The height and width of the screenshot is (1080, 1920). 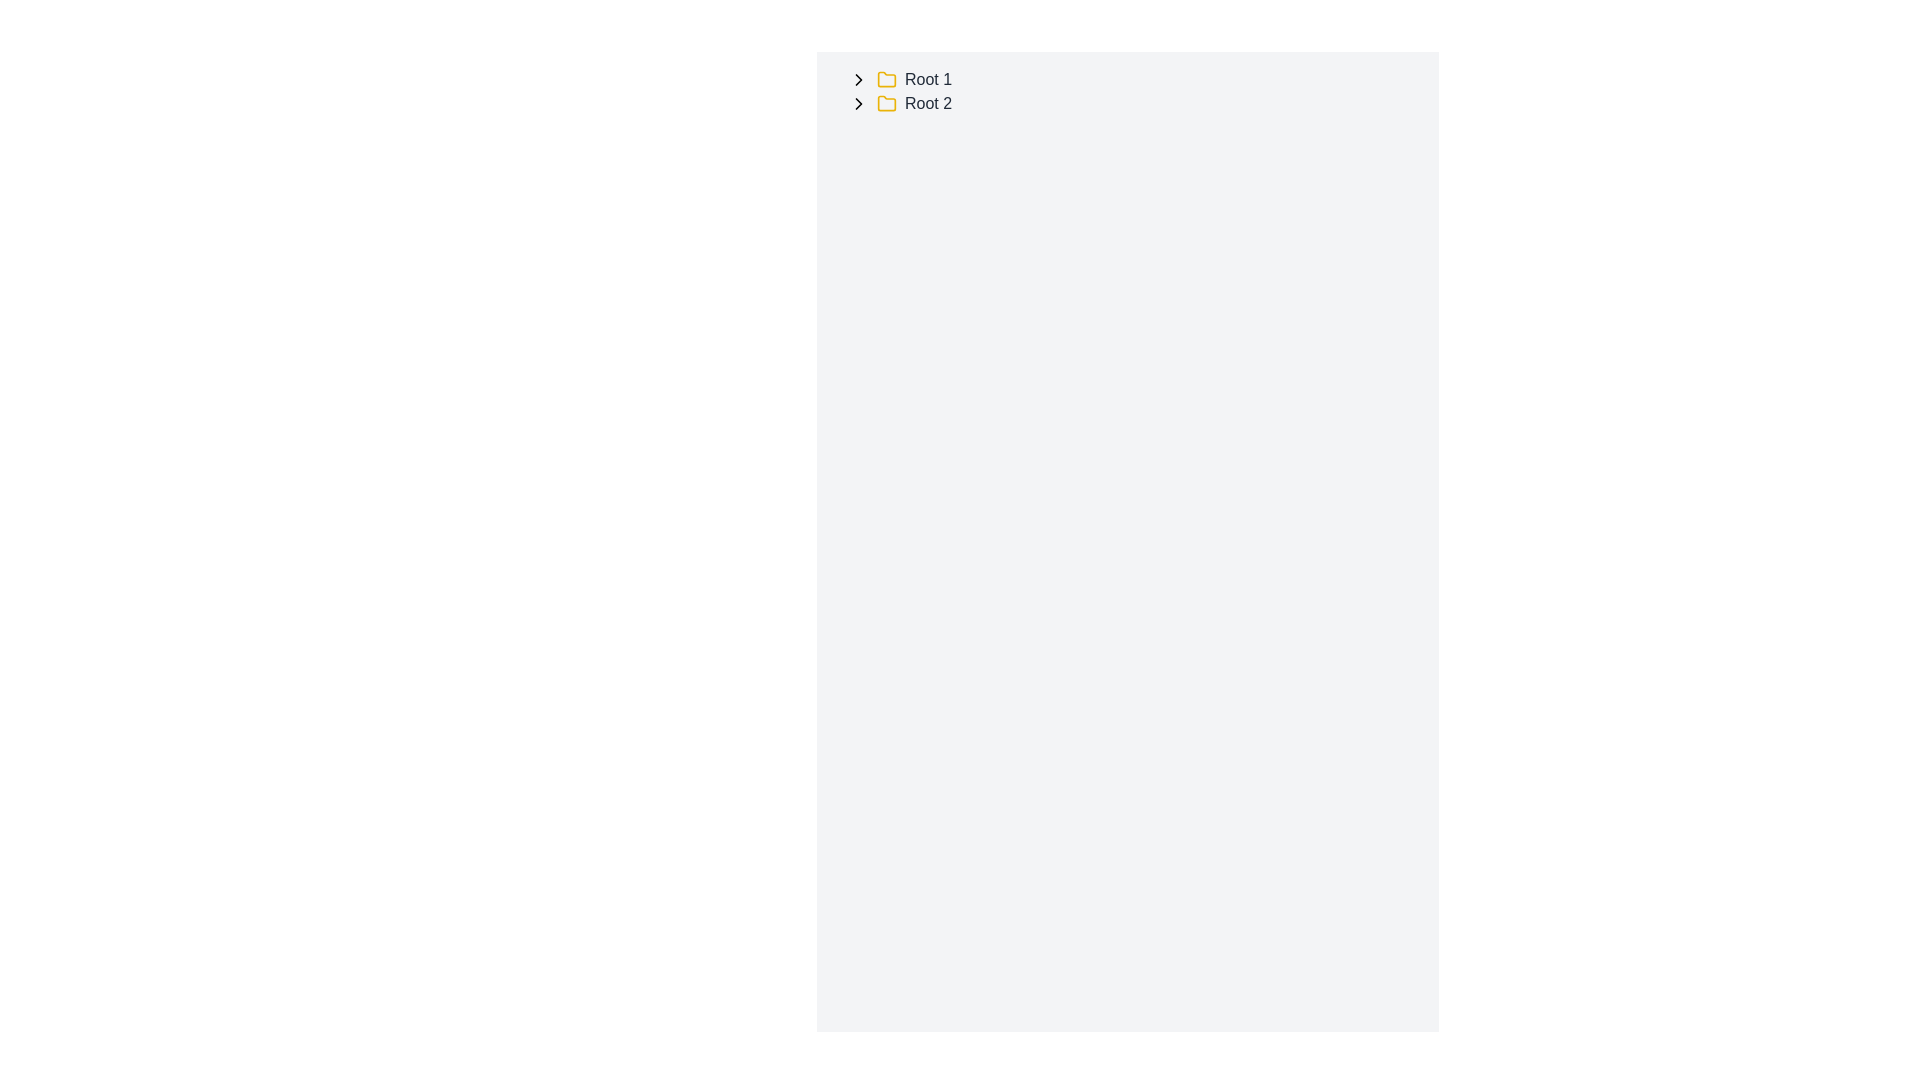 What do you see at coordinates (859, 79) in the screenshot?
I see `the right-chevron icon located to the left of the text 'Root 1'` at bounding box center [859, 79].